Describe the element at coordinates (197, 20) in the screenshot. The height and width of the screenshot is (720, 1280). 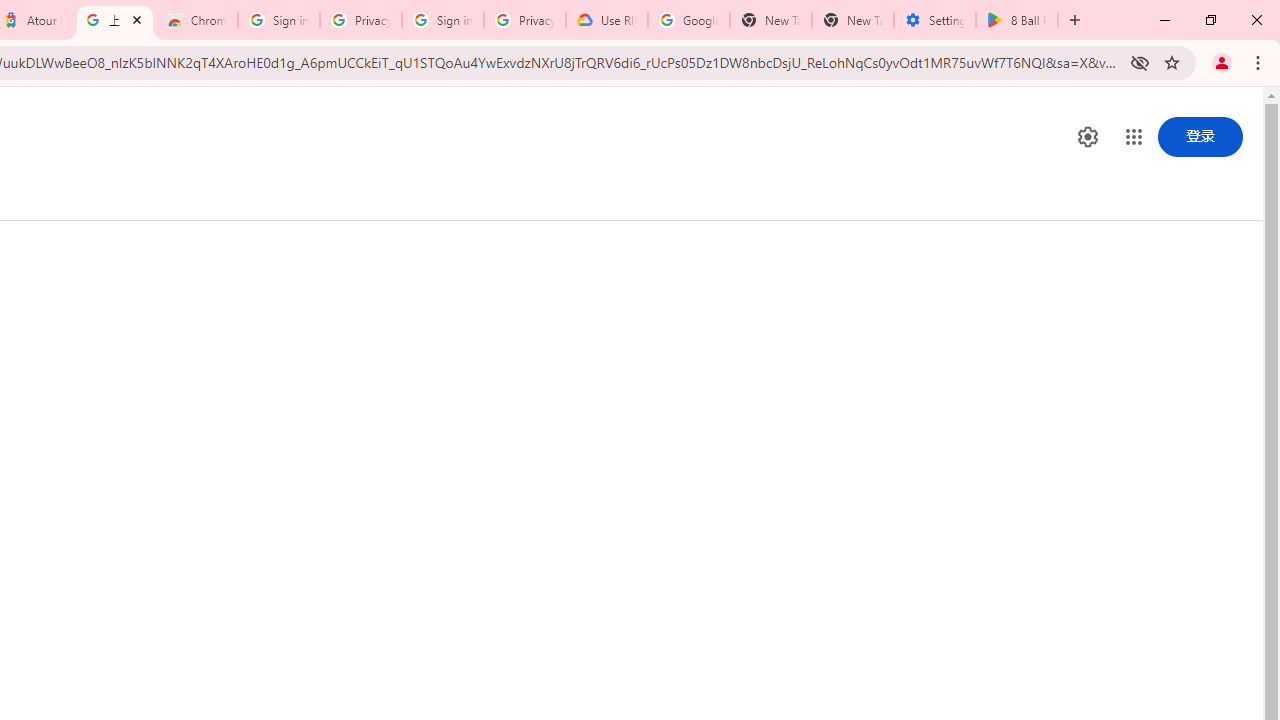
I see `'Chrome Web Store - Color themes by Chrome'` at that location.